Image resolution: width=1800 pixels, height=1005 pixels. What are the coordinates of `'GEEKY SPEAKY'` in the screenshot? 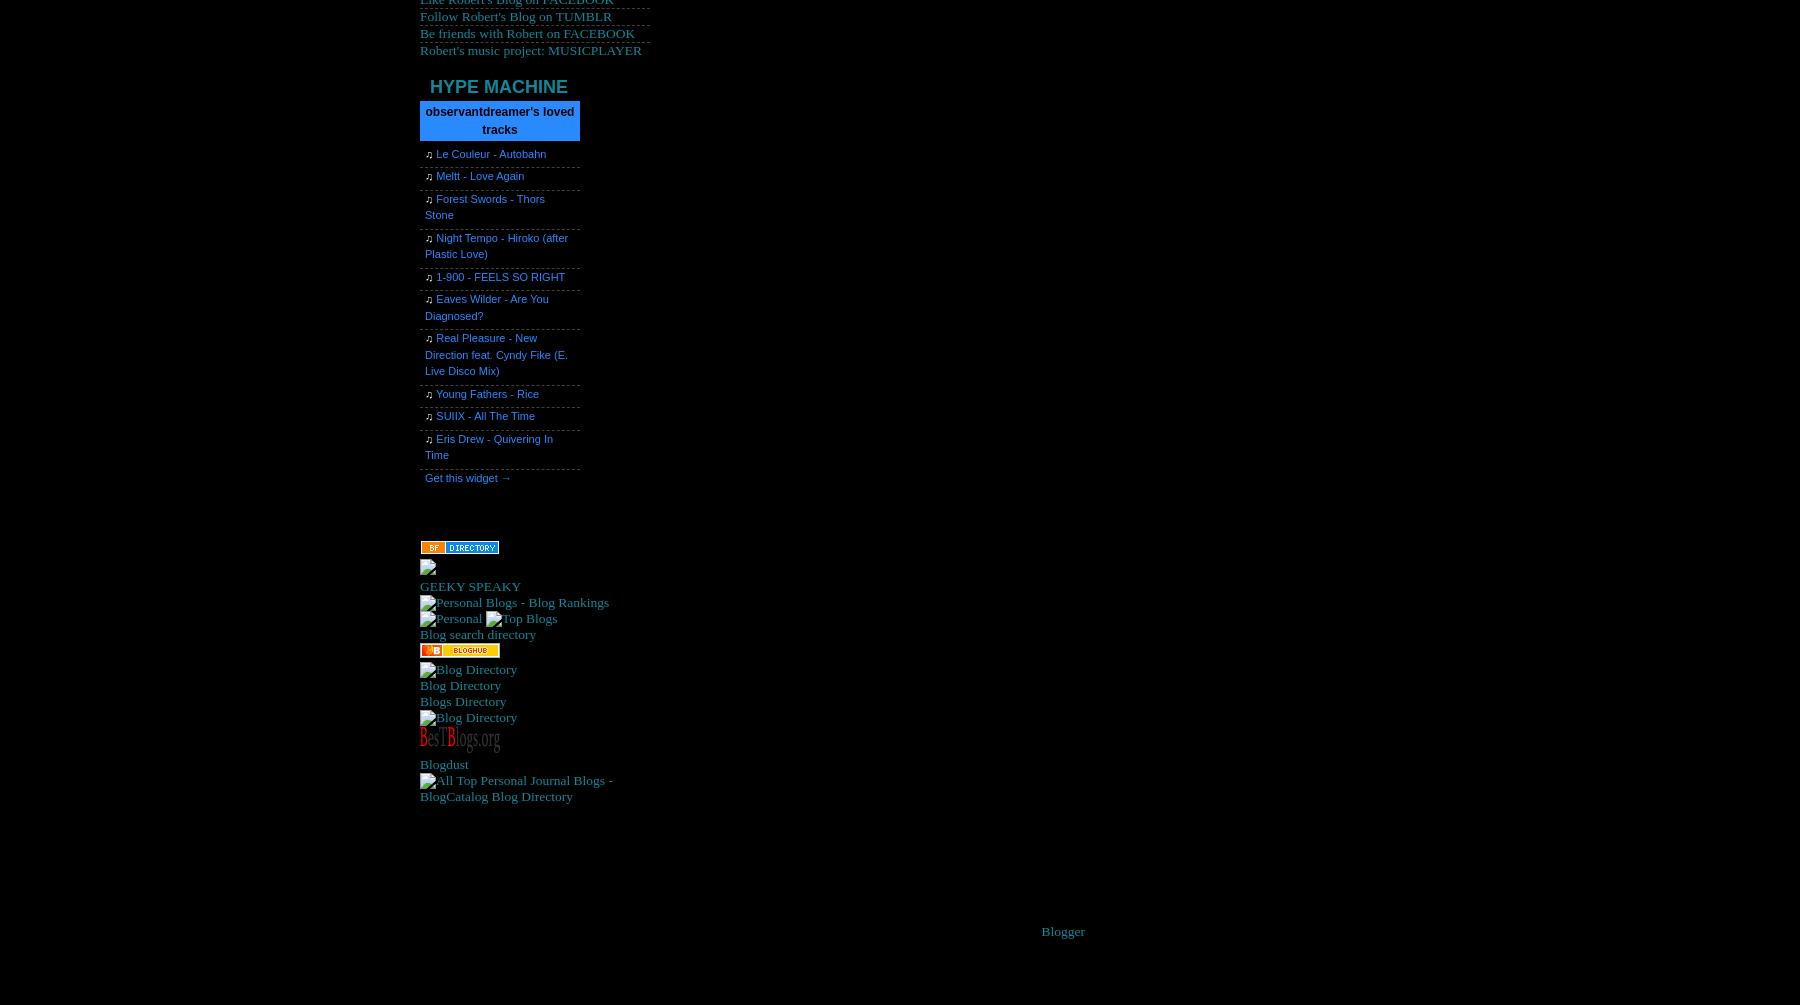 It's located at (469, 584).